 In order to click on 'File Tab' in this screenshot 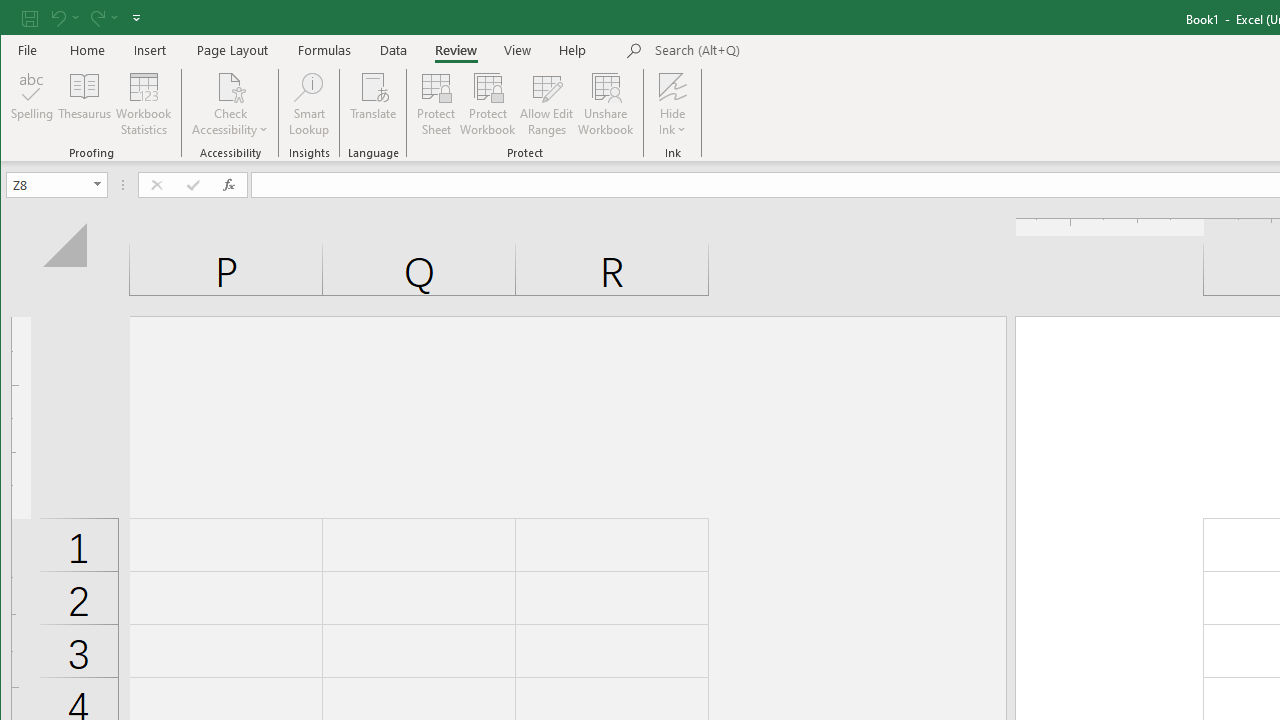, I will do `click(28, 49)`.